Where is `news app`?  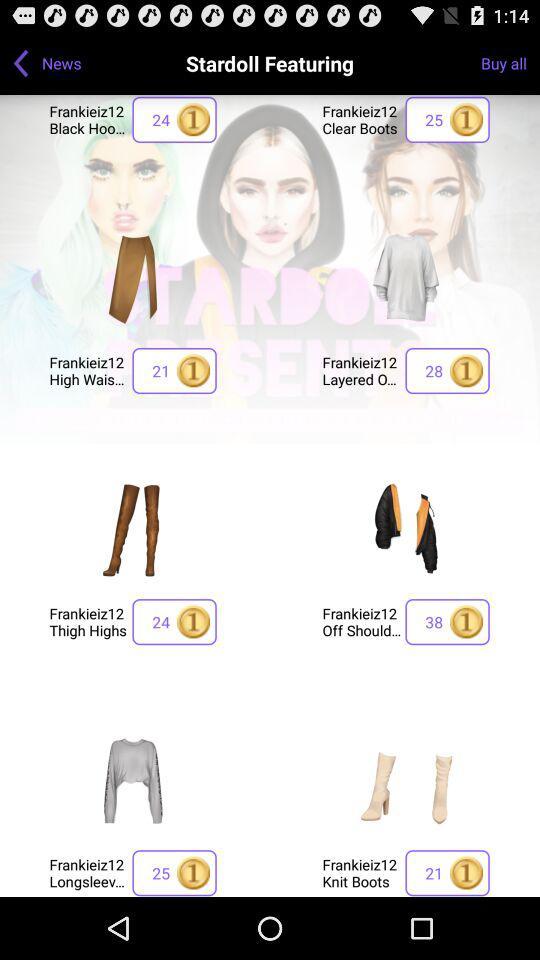 news app is located at coordinates (61, 62).